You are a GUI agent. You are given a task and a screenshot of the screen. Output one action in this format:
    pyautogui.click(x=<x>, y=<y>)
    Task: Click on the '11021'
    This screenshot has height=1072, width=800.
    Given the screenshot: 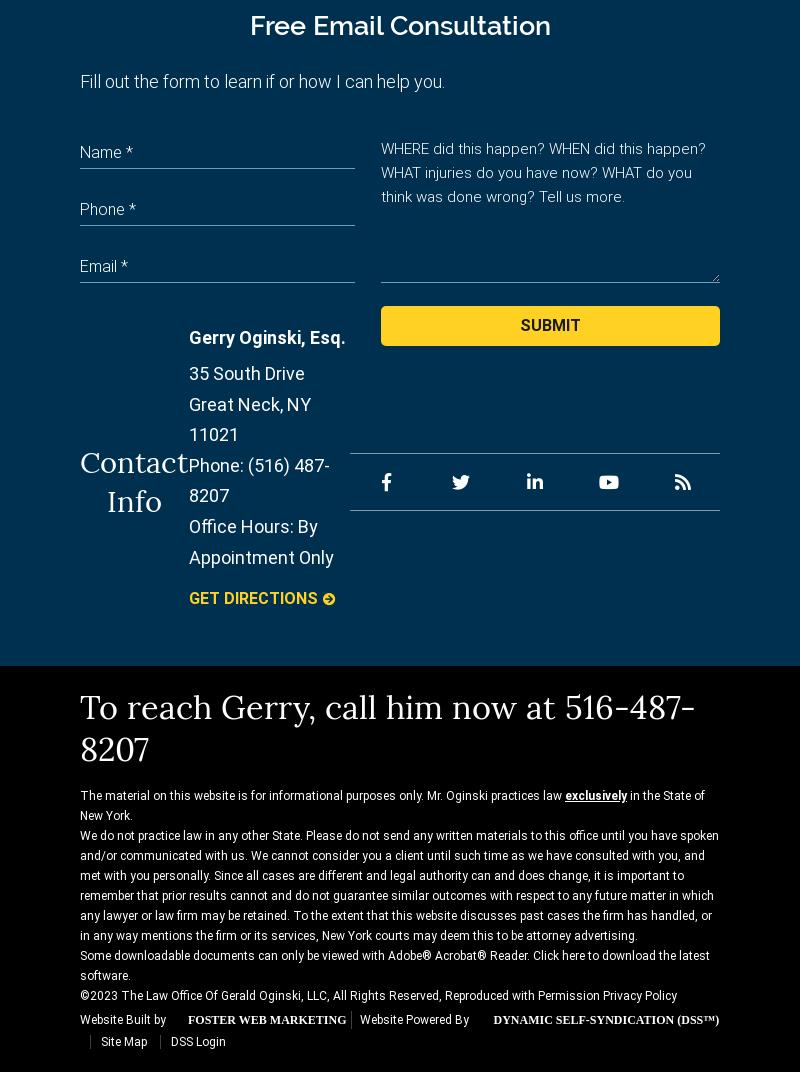 What is the action you would take?
    pyautogui.click(x=214, y=433)
    